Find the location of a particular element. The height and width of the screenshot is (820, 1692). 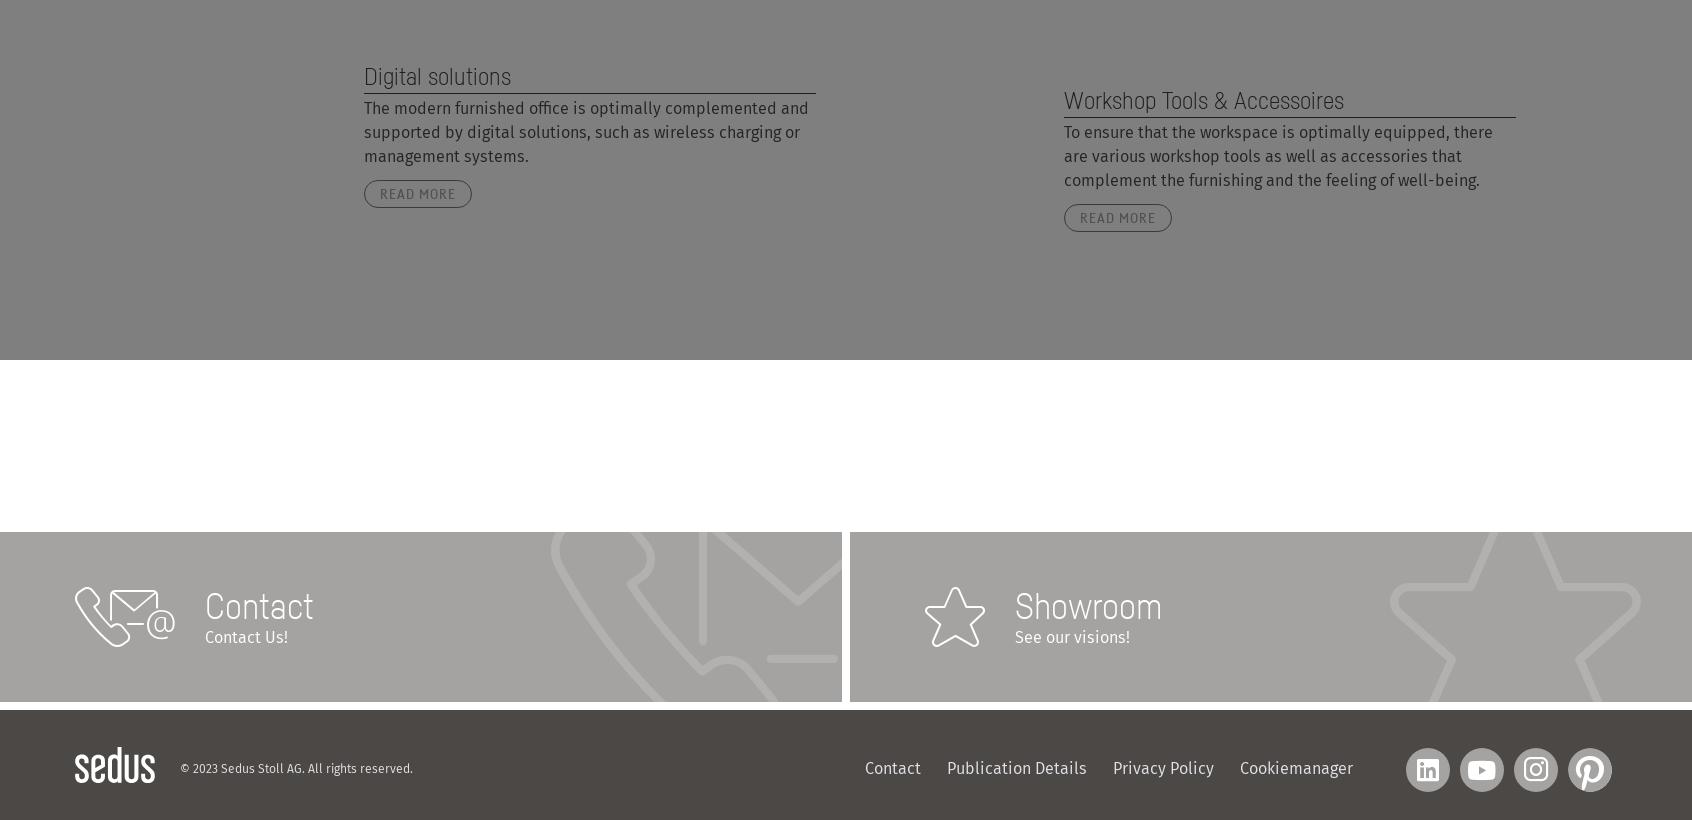

'The modern furnished office is optimally complemented and supported by digital solutions, such as wireless charging or management systems.' is located at coordinates (362, 132).